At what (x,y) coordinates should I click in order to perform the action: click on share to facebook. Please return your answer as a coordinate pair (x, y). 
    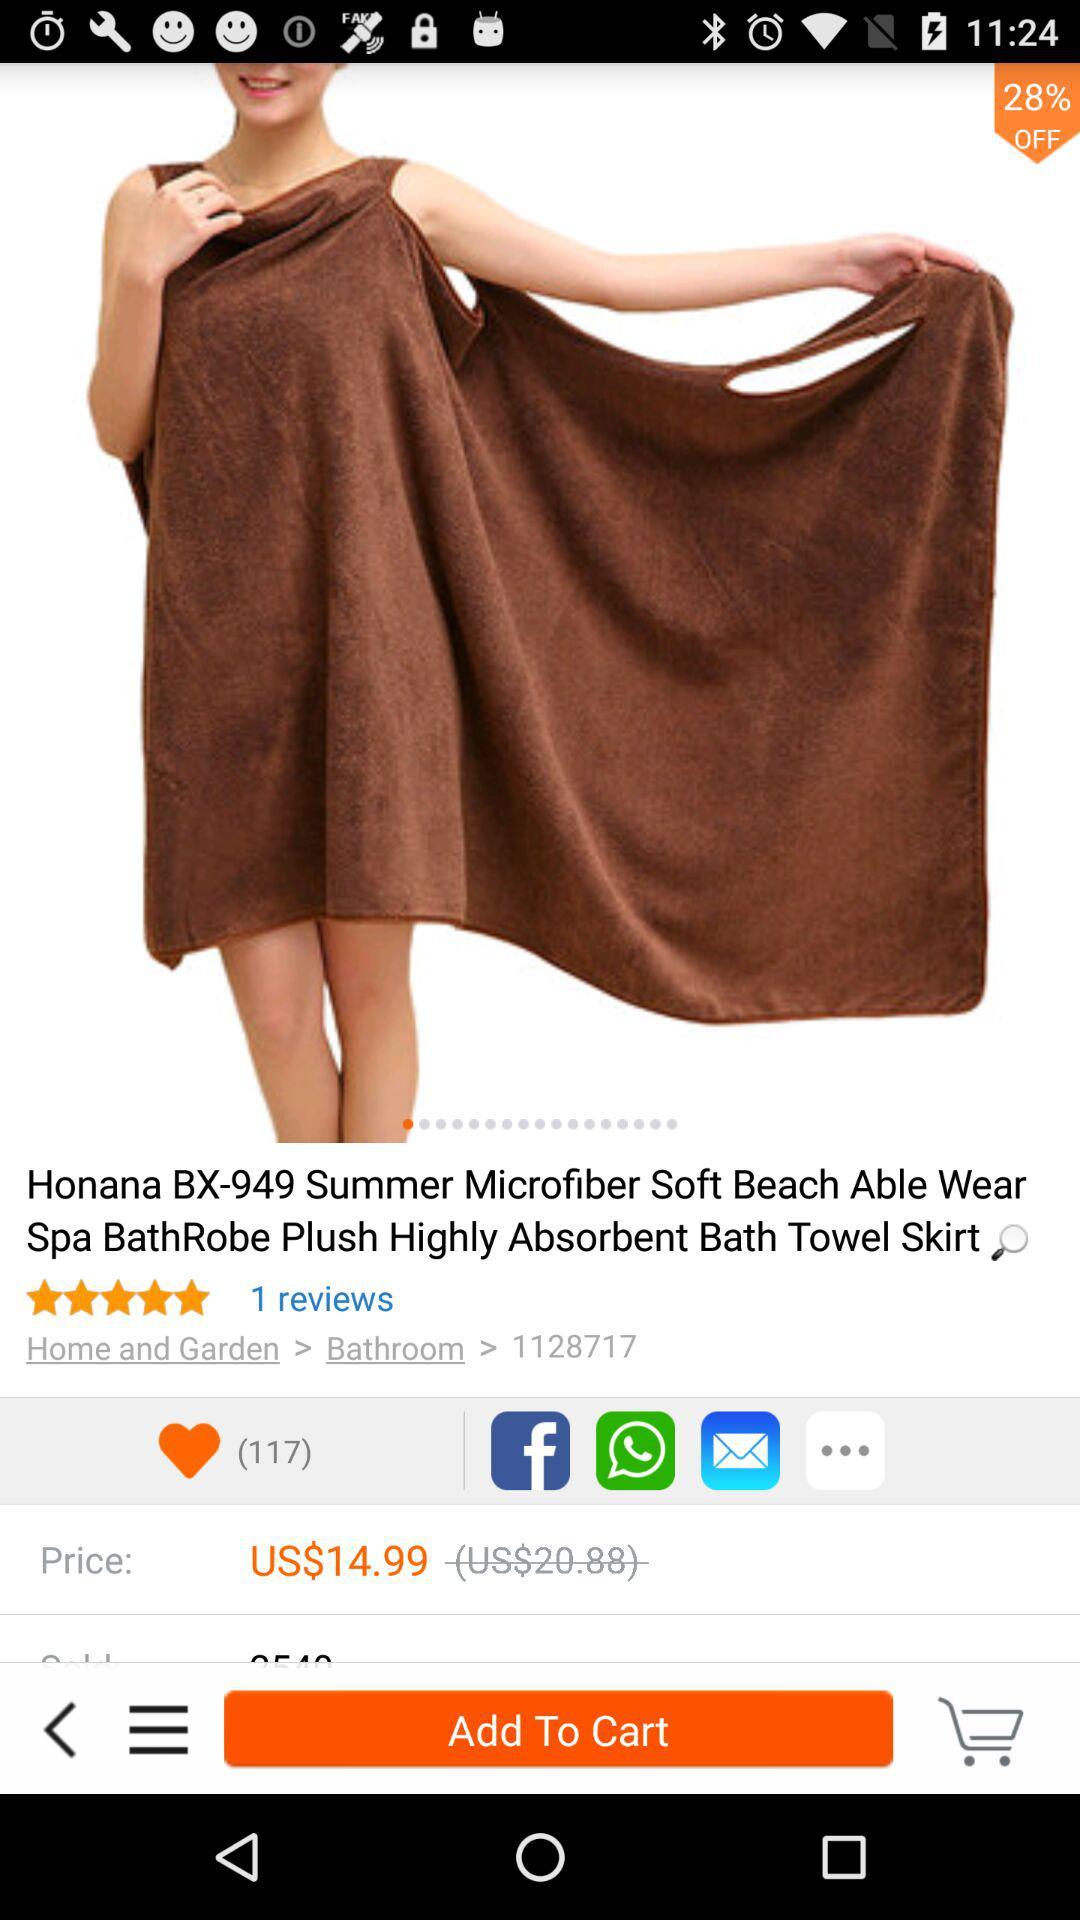
    Looking at the image, I should click on (529, 1450).